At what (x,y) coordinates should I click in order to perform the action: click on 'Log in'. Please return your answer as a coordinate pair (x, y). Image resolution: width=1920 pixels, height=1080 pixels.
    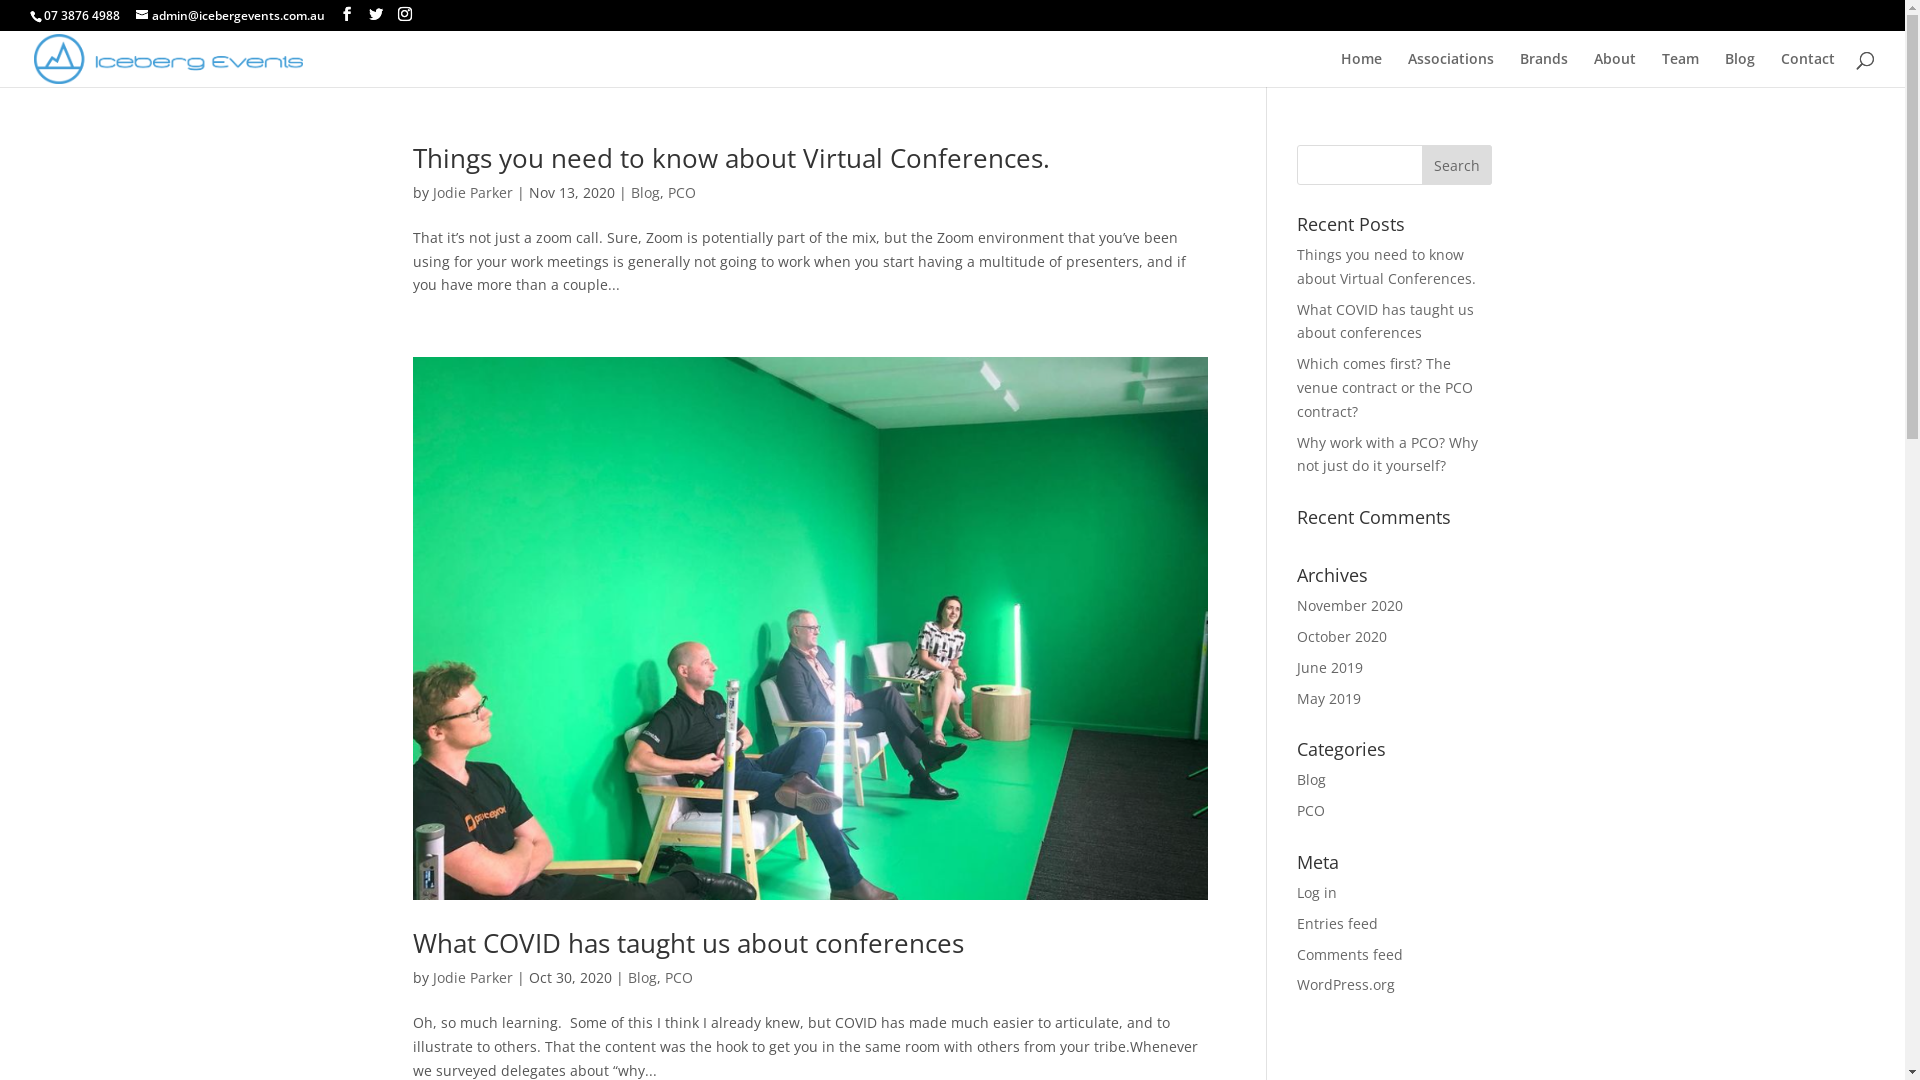
    Looking at the image, I should click on (1316, 891).